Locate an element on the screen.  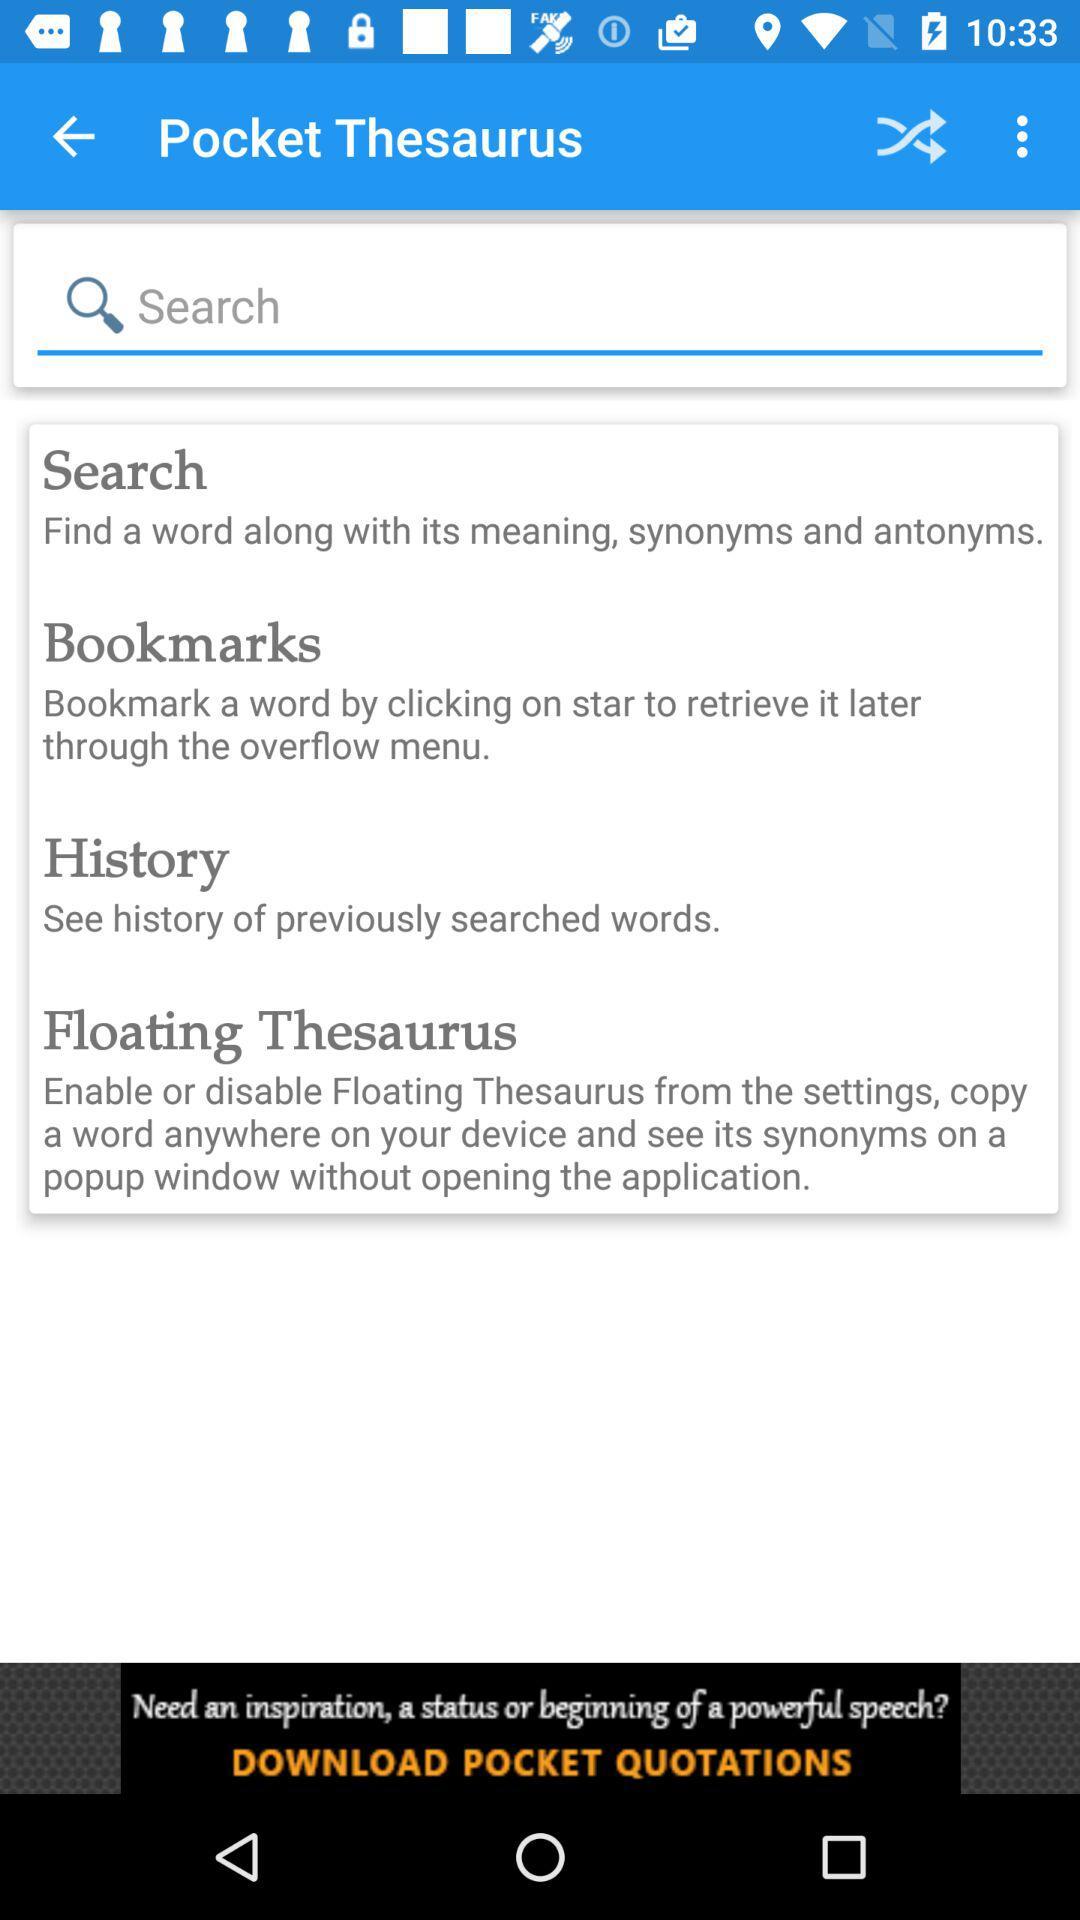
to search is located at coordinates (540, 304).